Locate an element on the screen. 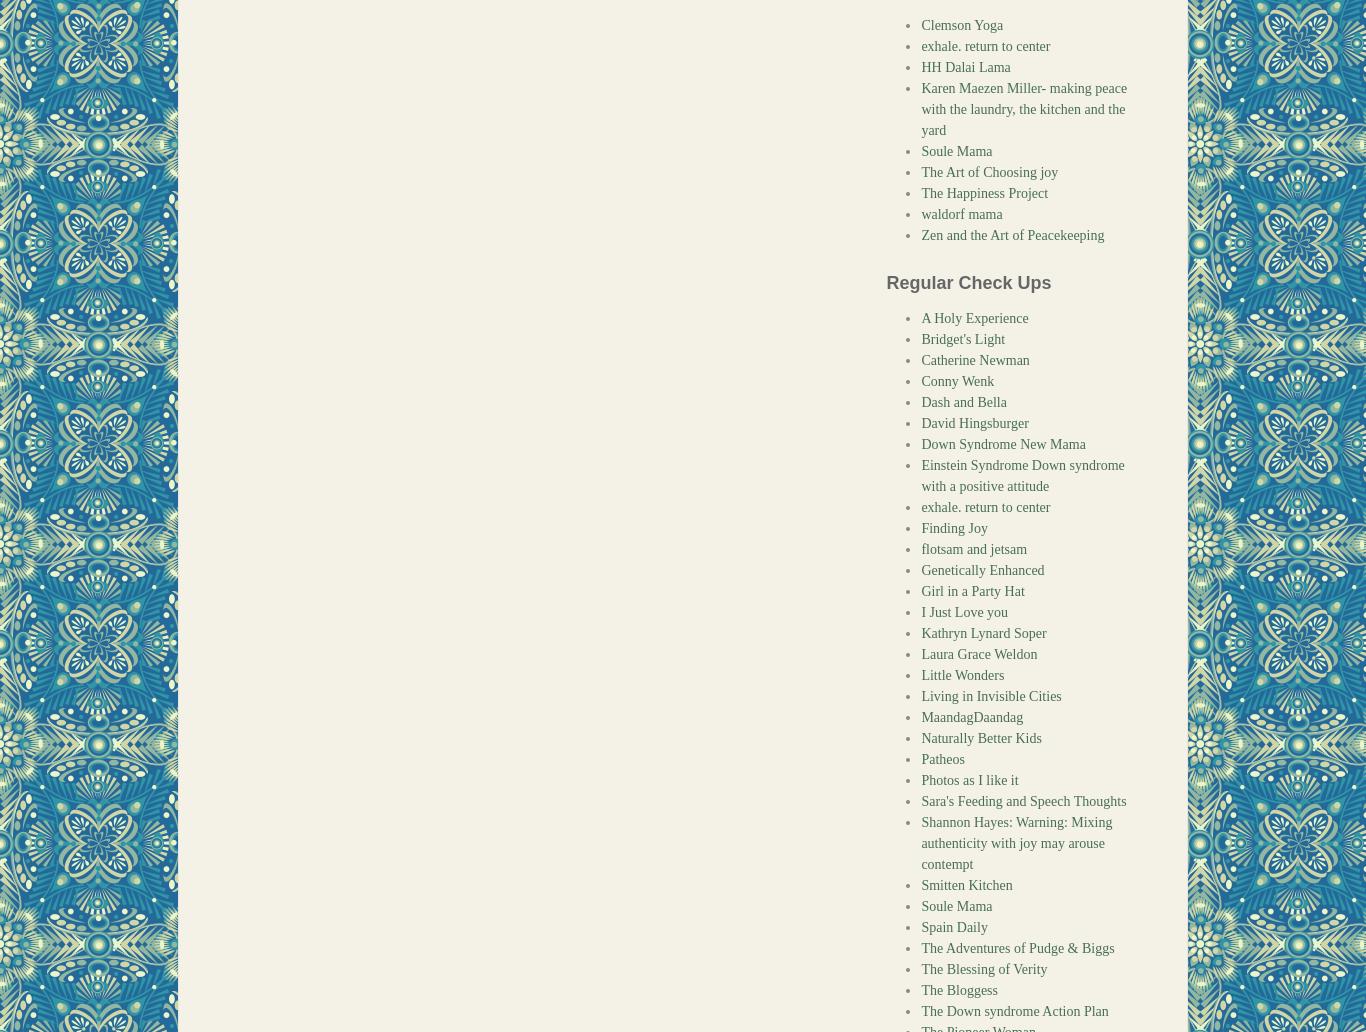 The height and width of the screenshot is (1032, 1366). 'The Adventures of Pudge & Biggs' is located at coordinates (1017, 947).